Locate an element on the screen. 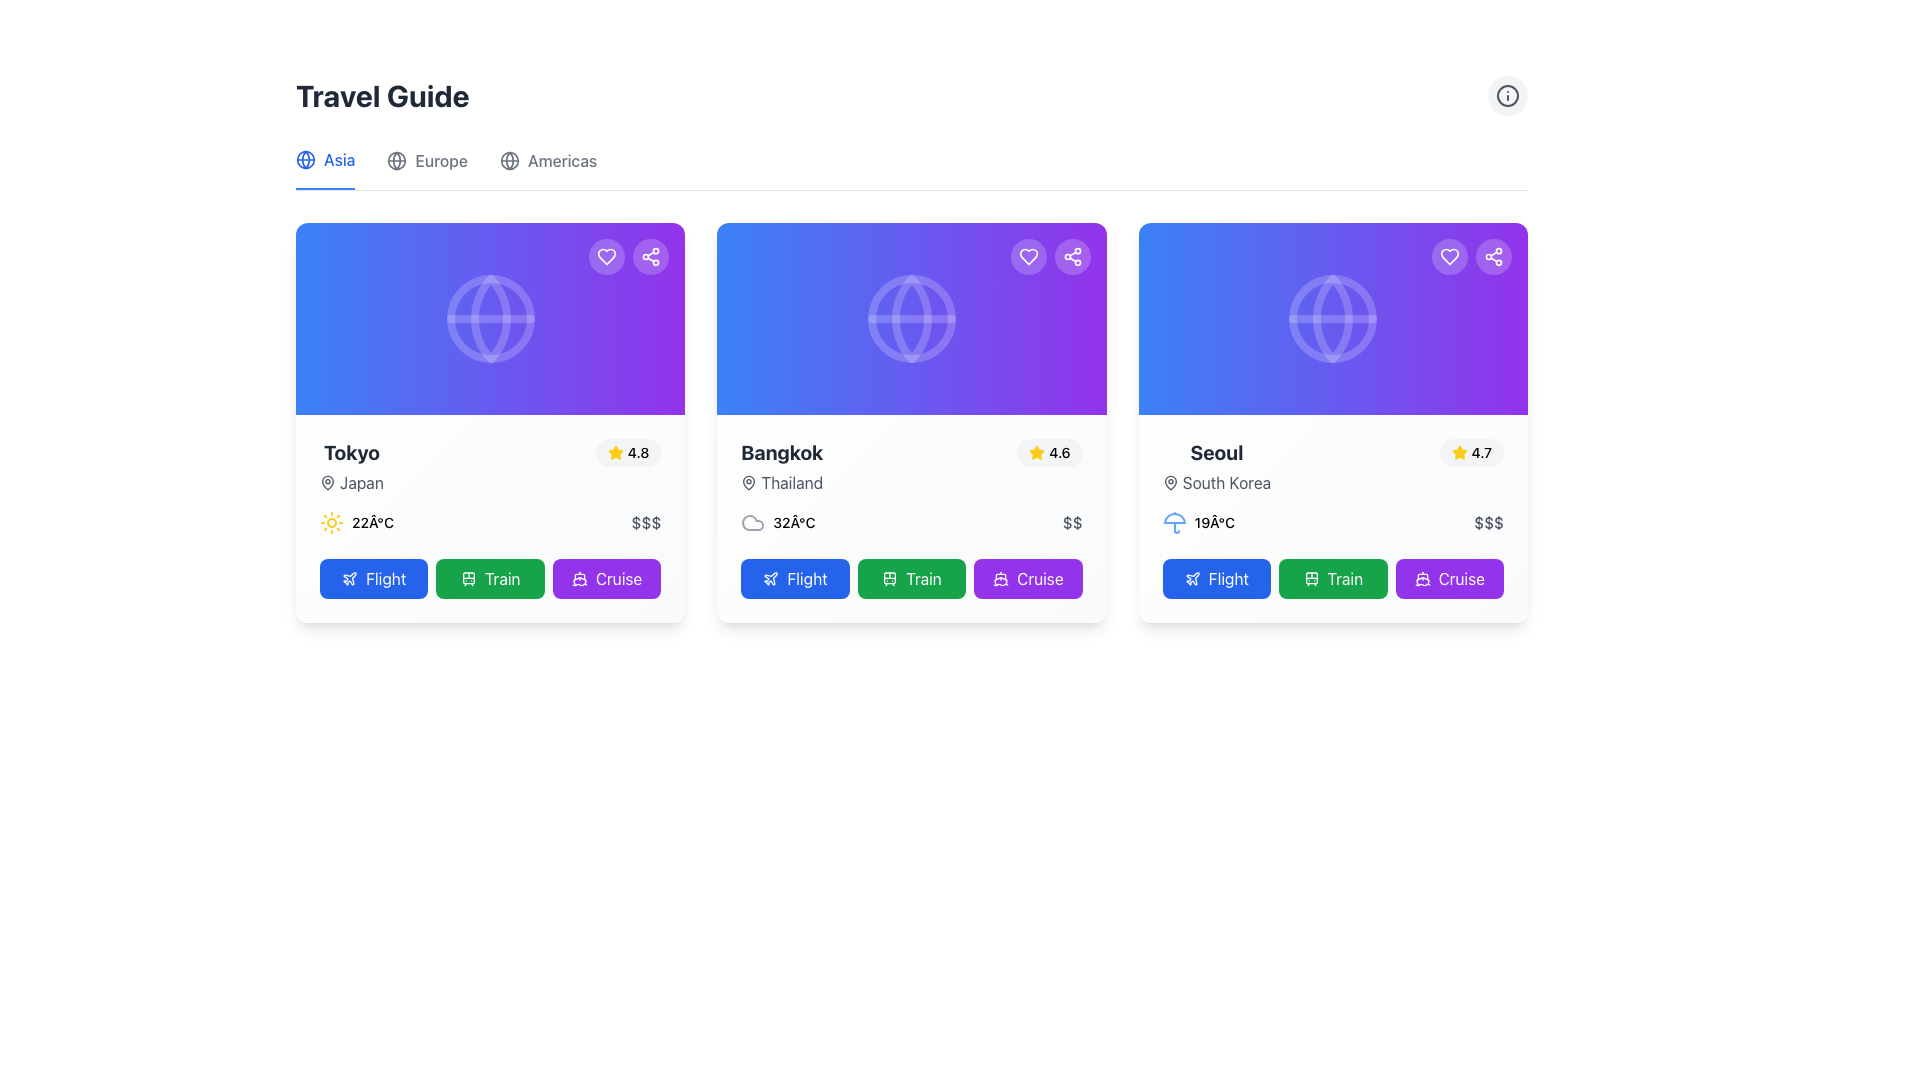 The height and width of the screenshot is (1080, 1920). text content of the Text Label that serves as the title for the card, which displays 'Bangkok' and is located in the upper-left section of the second card in a horizontally aligned triplet of cards is located at coordinates (781, 452).